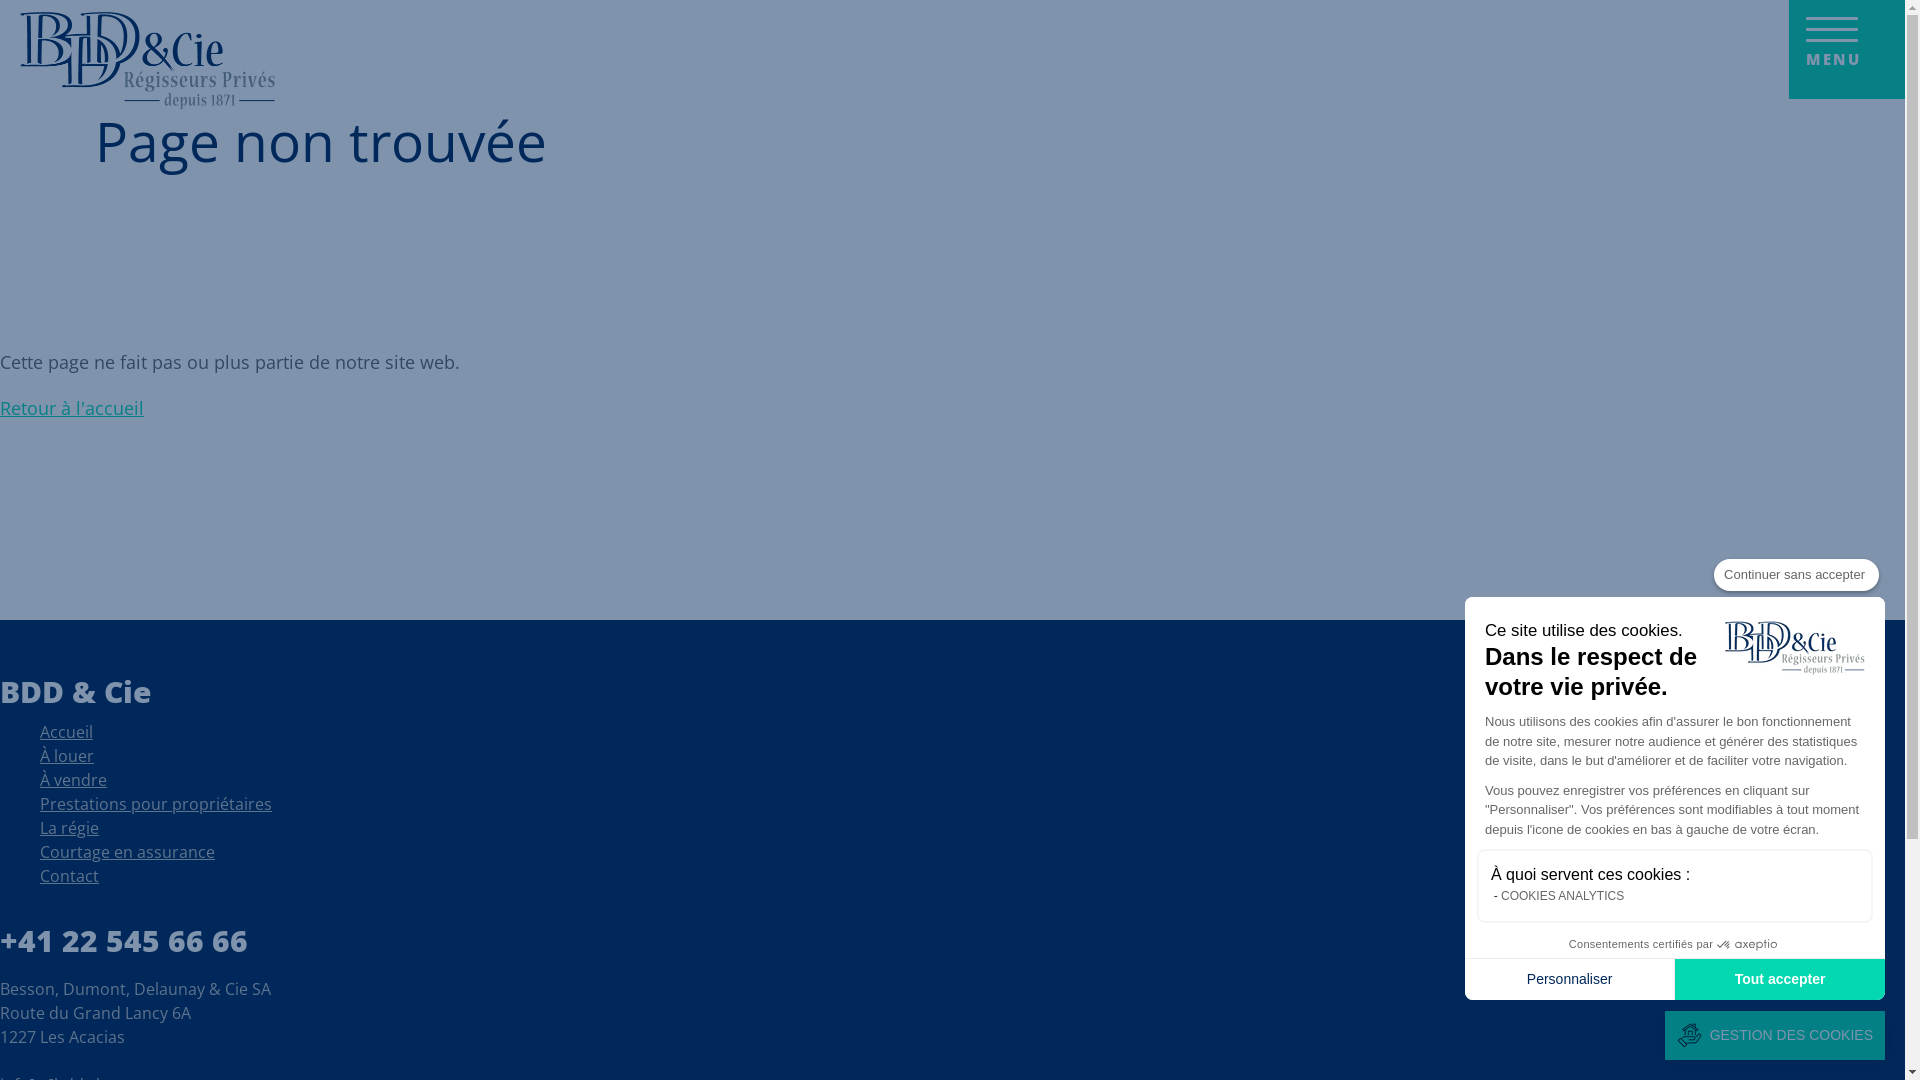 The height and width of the screenshot is (1080, 1920). Describe the element at coordinates (69, 878) in the screenshot. I see `'Contact'` at that location.